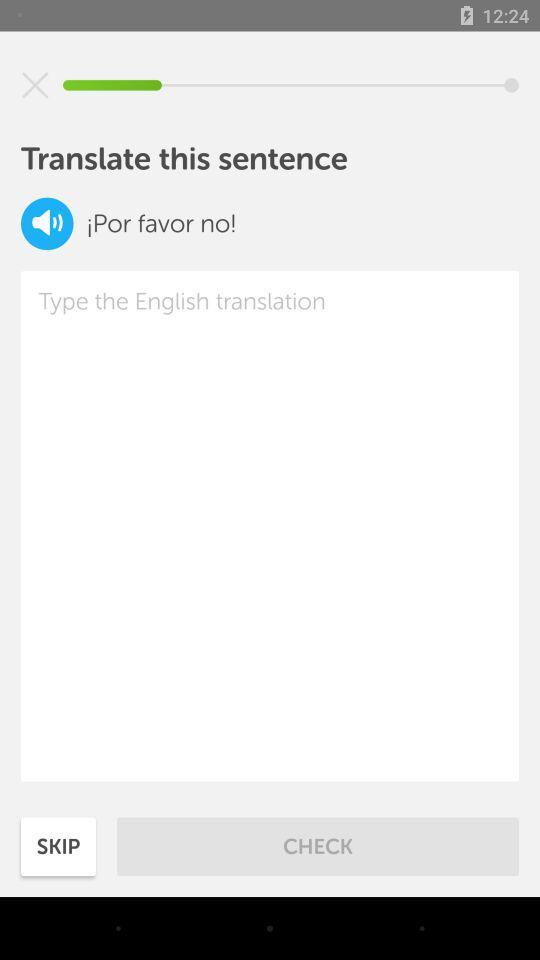 This screenshot has height=960, width=540. I want to click on hear sentence, so click(47, 223).